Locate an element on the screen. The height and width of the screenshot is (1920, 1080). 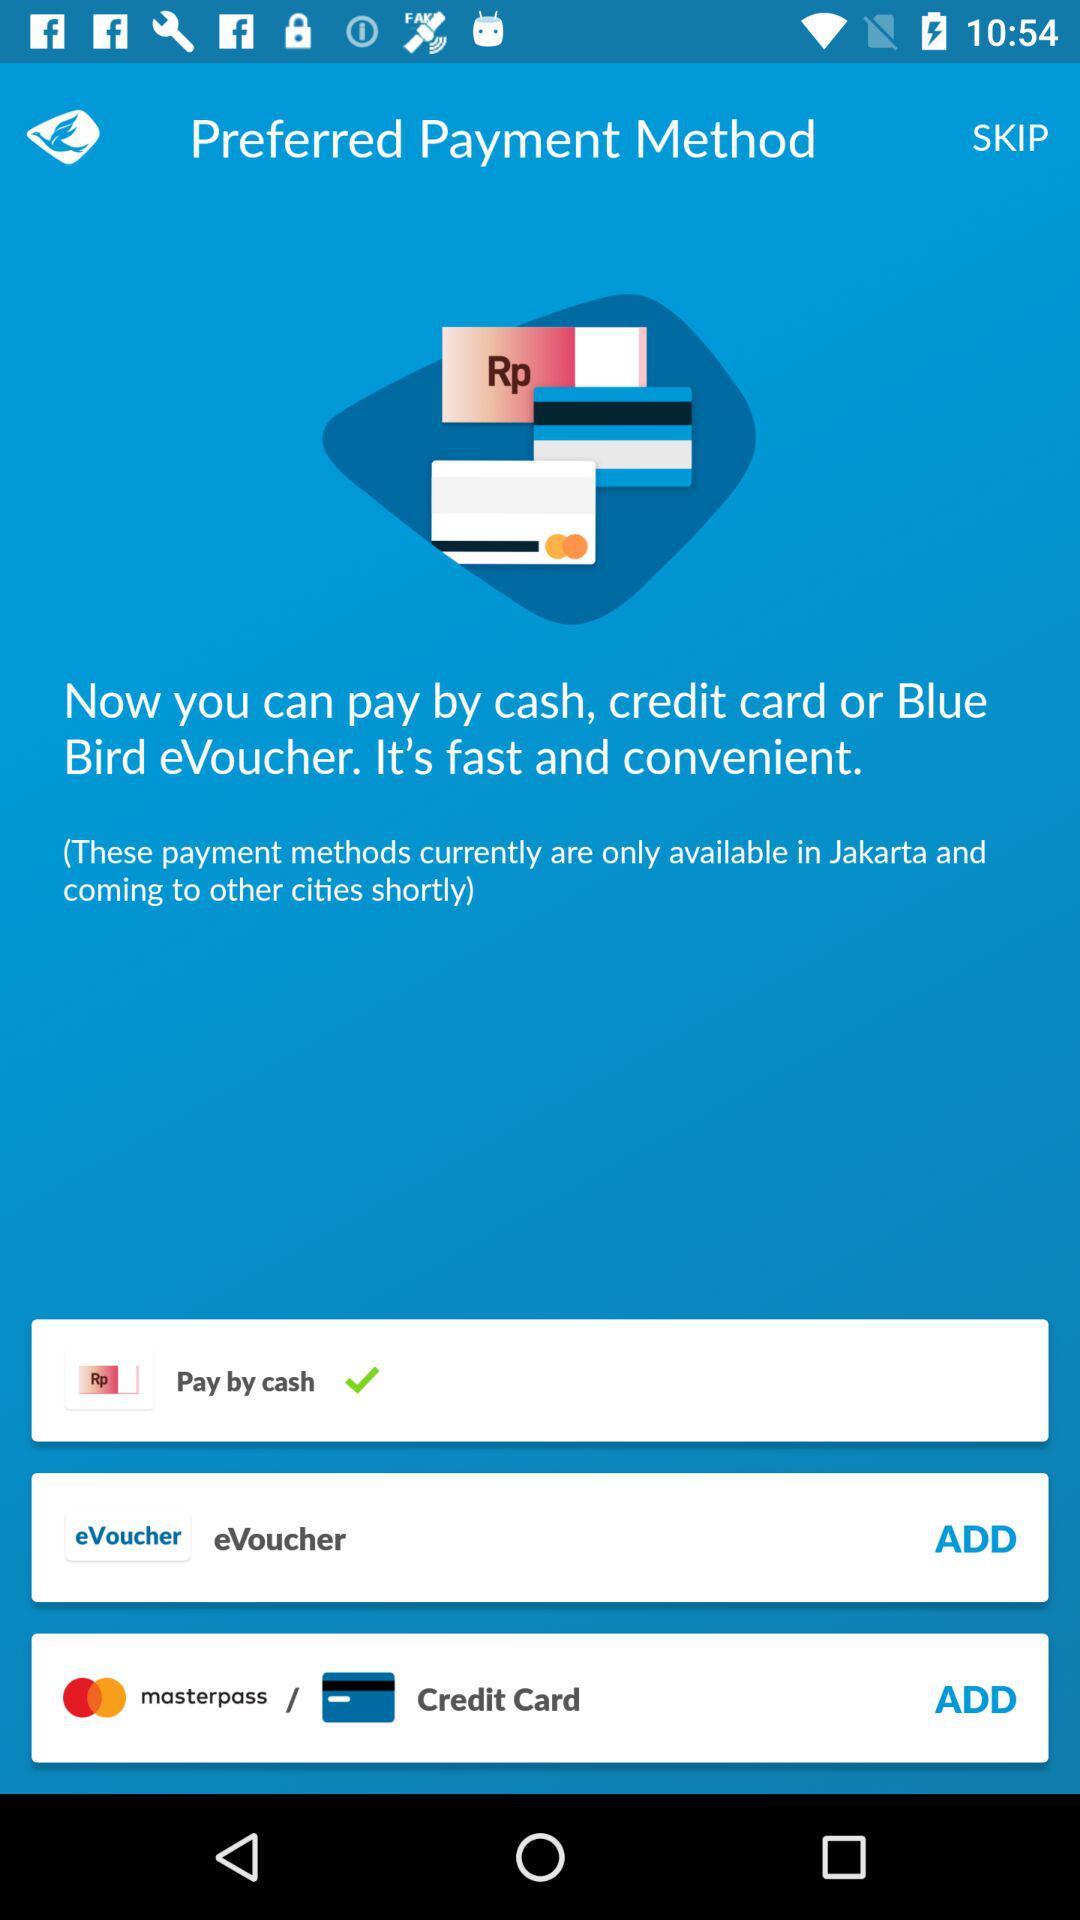
skip is located at coordinates (1010, 135).